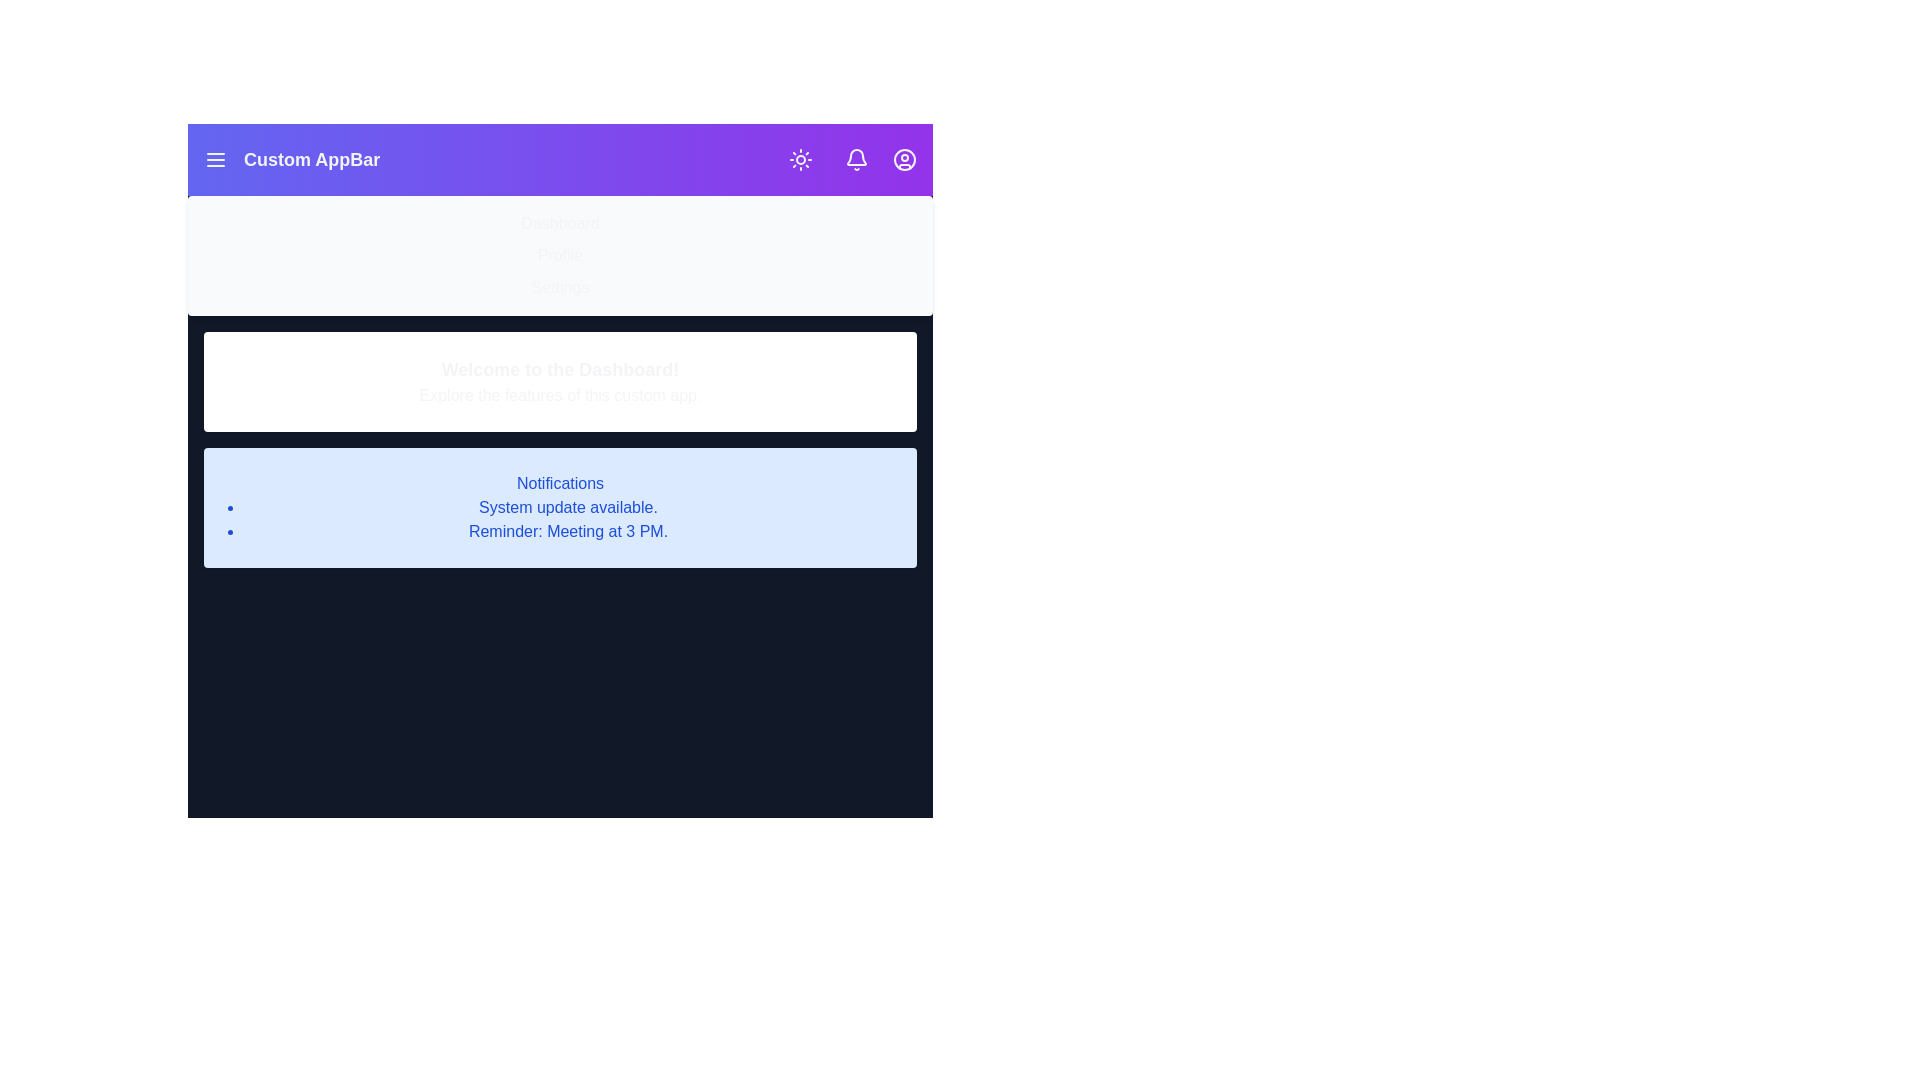  Describe the element at coordinates (857, 158) in the screenshot. I see `the bell icon to toggle the visibility of notifications` at that location.